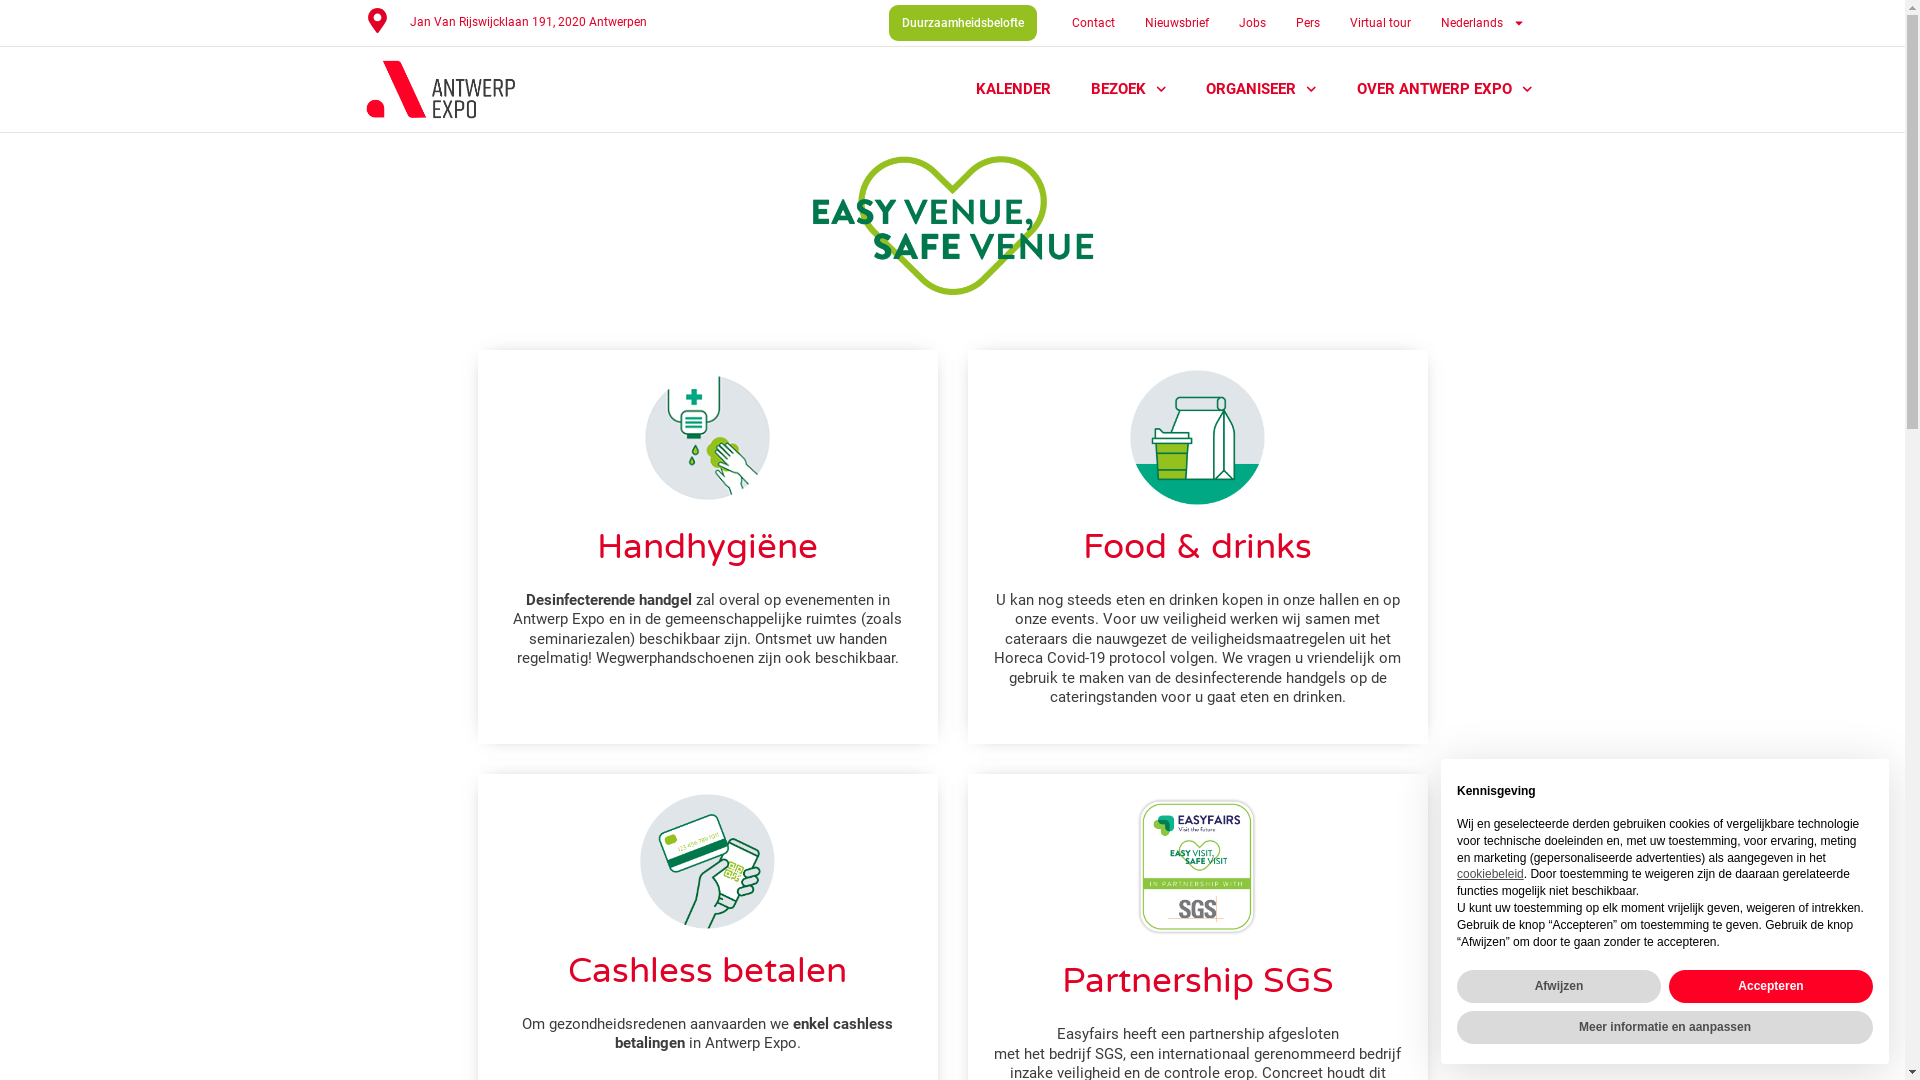 The height and width of the screenshot is (1080, 1920). Describe the element at coordinates (1128, 87) in the screenshot. I see `'BEZOEK'` at that location.